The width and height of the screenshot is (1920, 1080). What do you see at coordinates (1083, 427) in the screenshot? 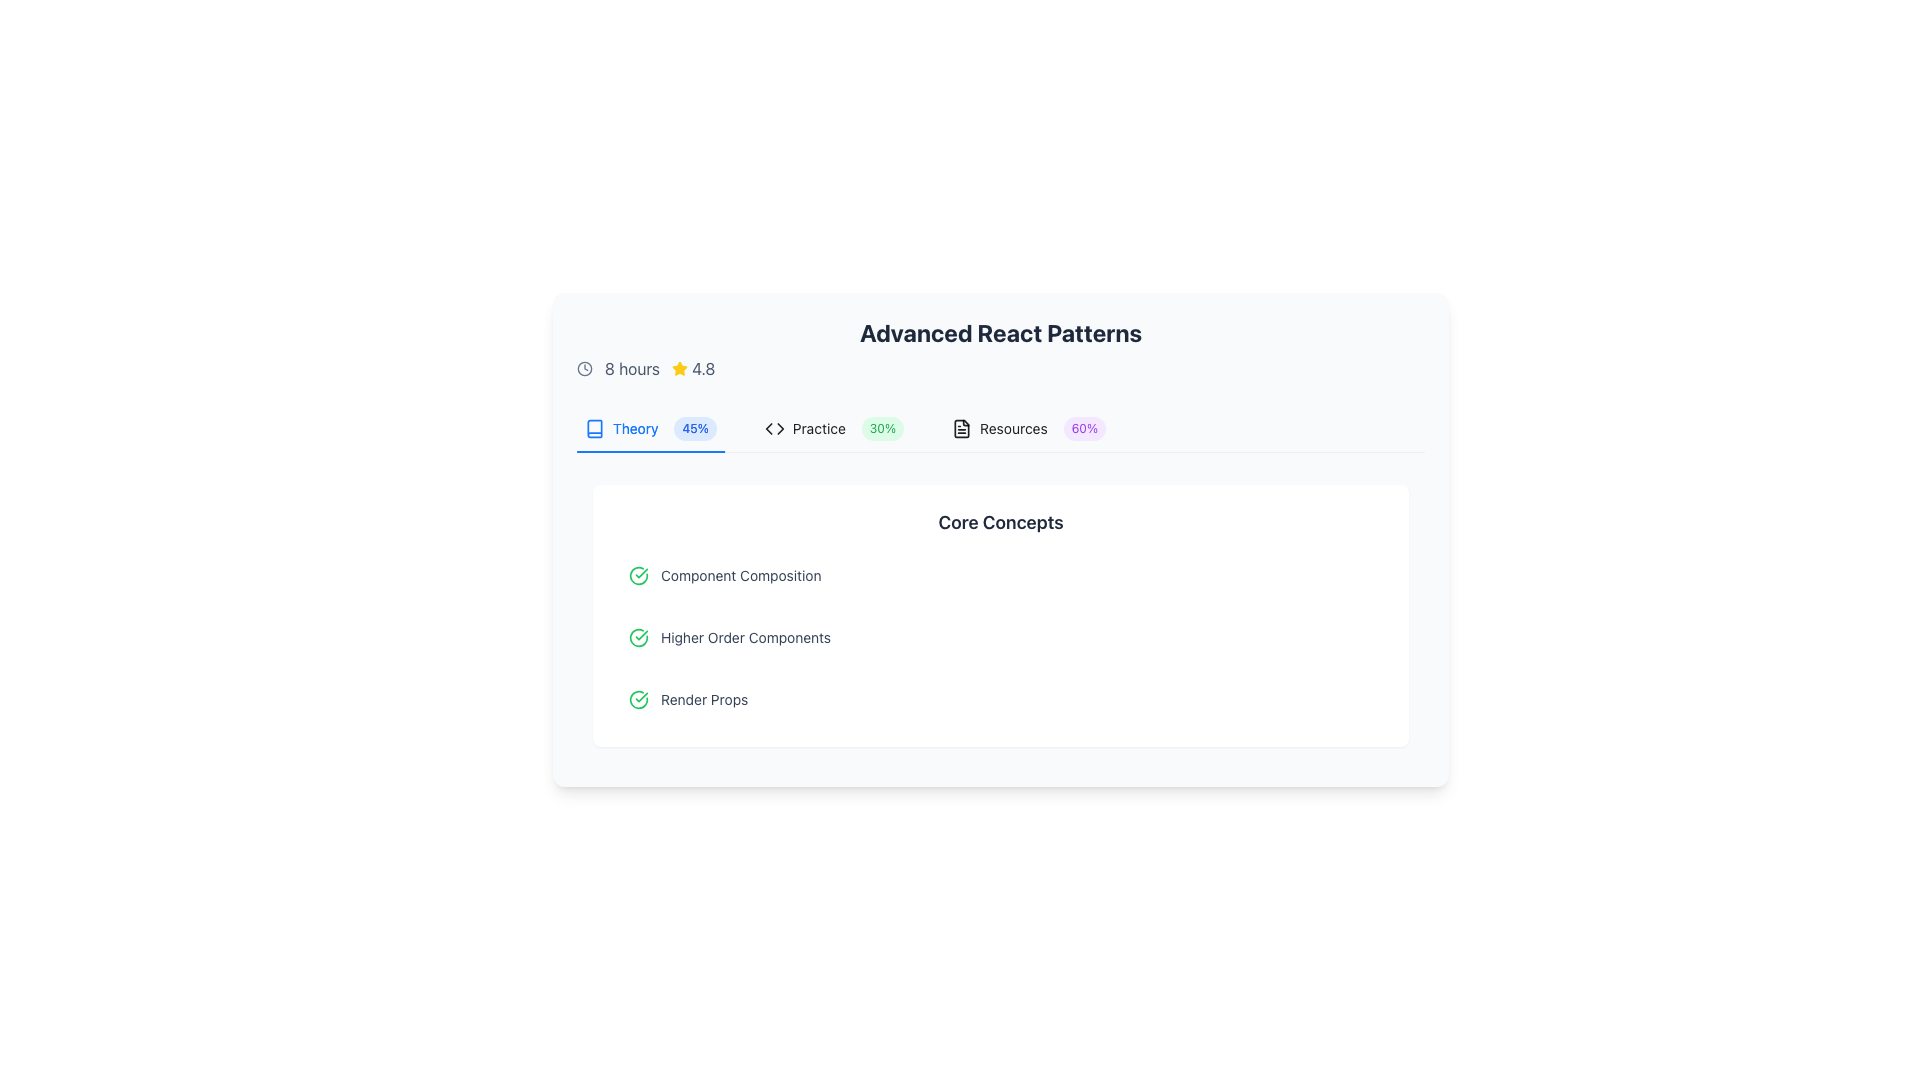
I see `percentage value displayed in the small purple badge that shows '60%' located to the right of the word 'Resources' in the navigation bar` at bounding box center [1083, 427].